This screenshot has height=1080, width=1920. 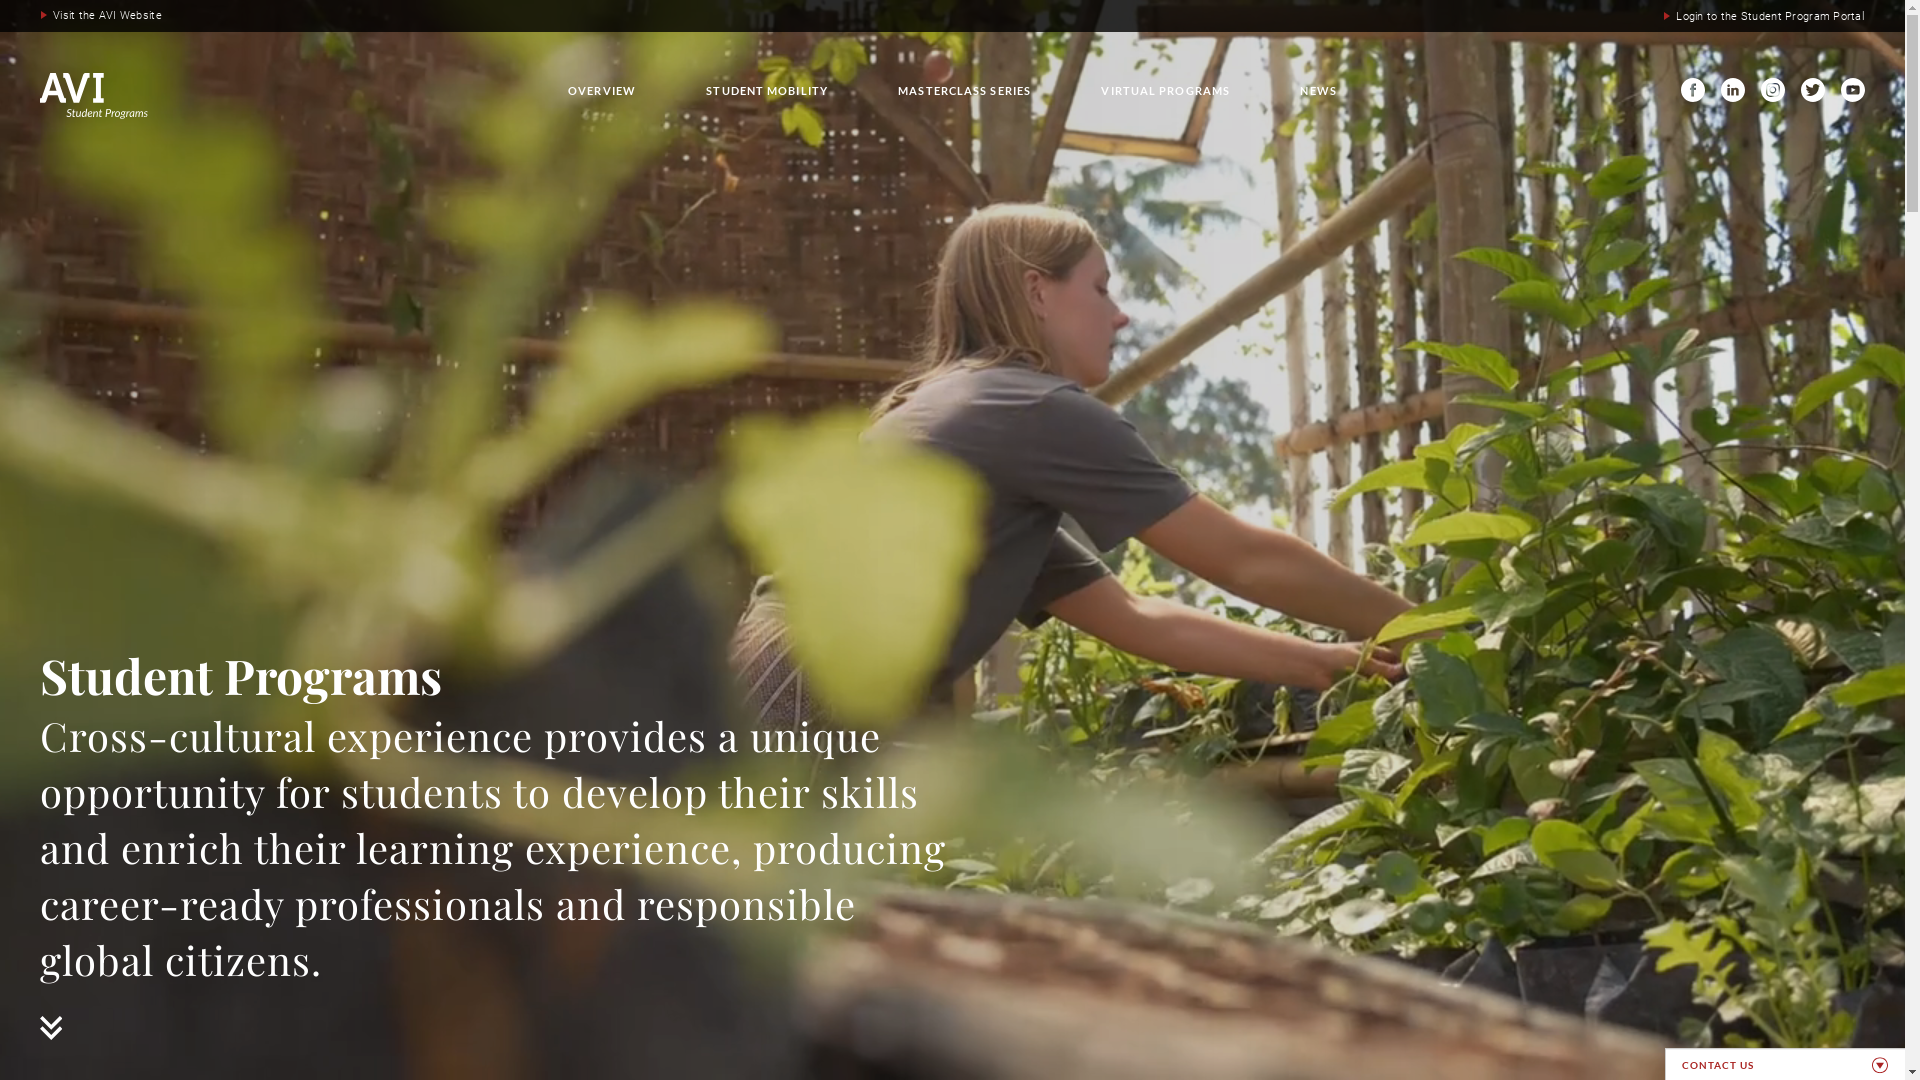 I want to click on 'VIRTUAL PROGRAMS', so click(x=1165, y=90).